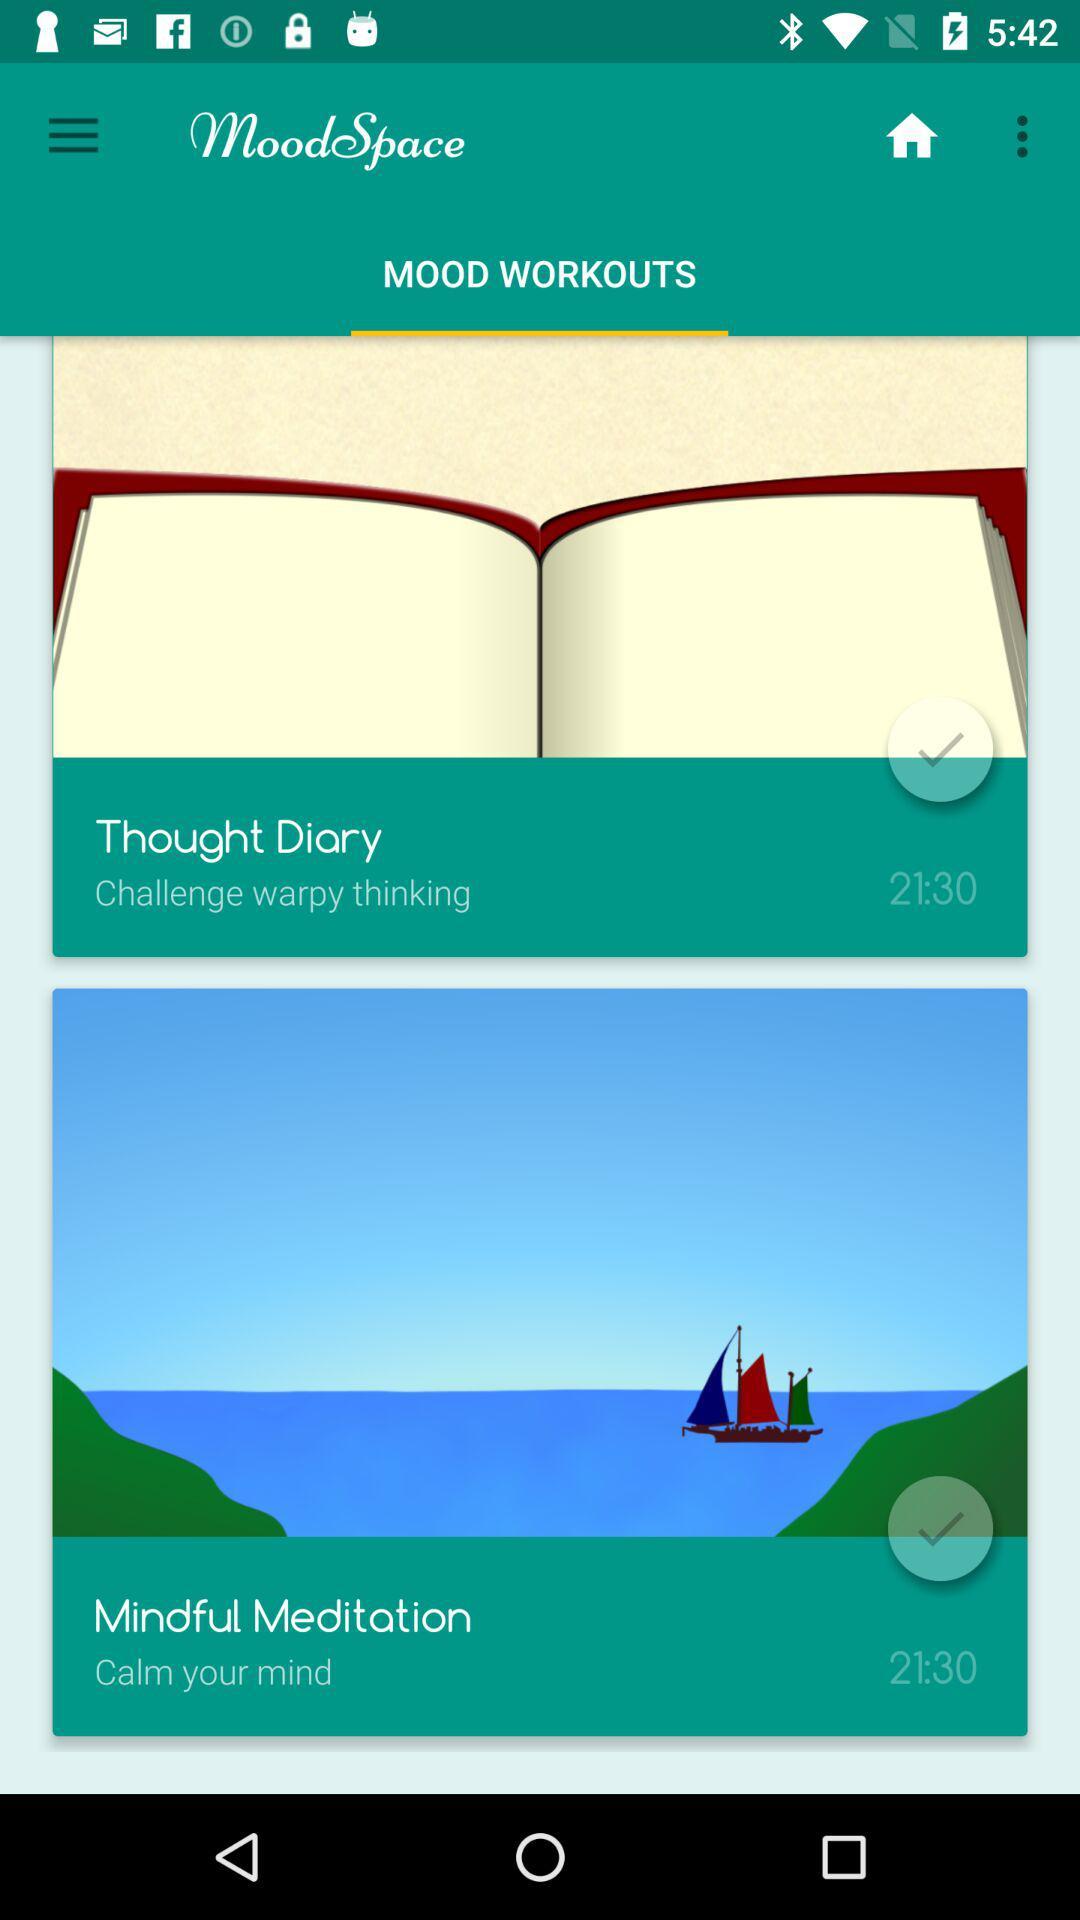  Describe the element at coordinates (72, 135) in the screenshot. I see `the item next to the moodspace` at that location.